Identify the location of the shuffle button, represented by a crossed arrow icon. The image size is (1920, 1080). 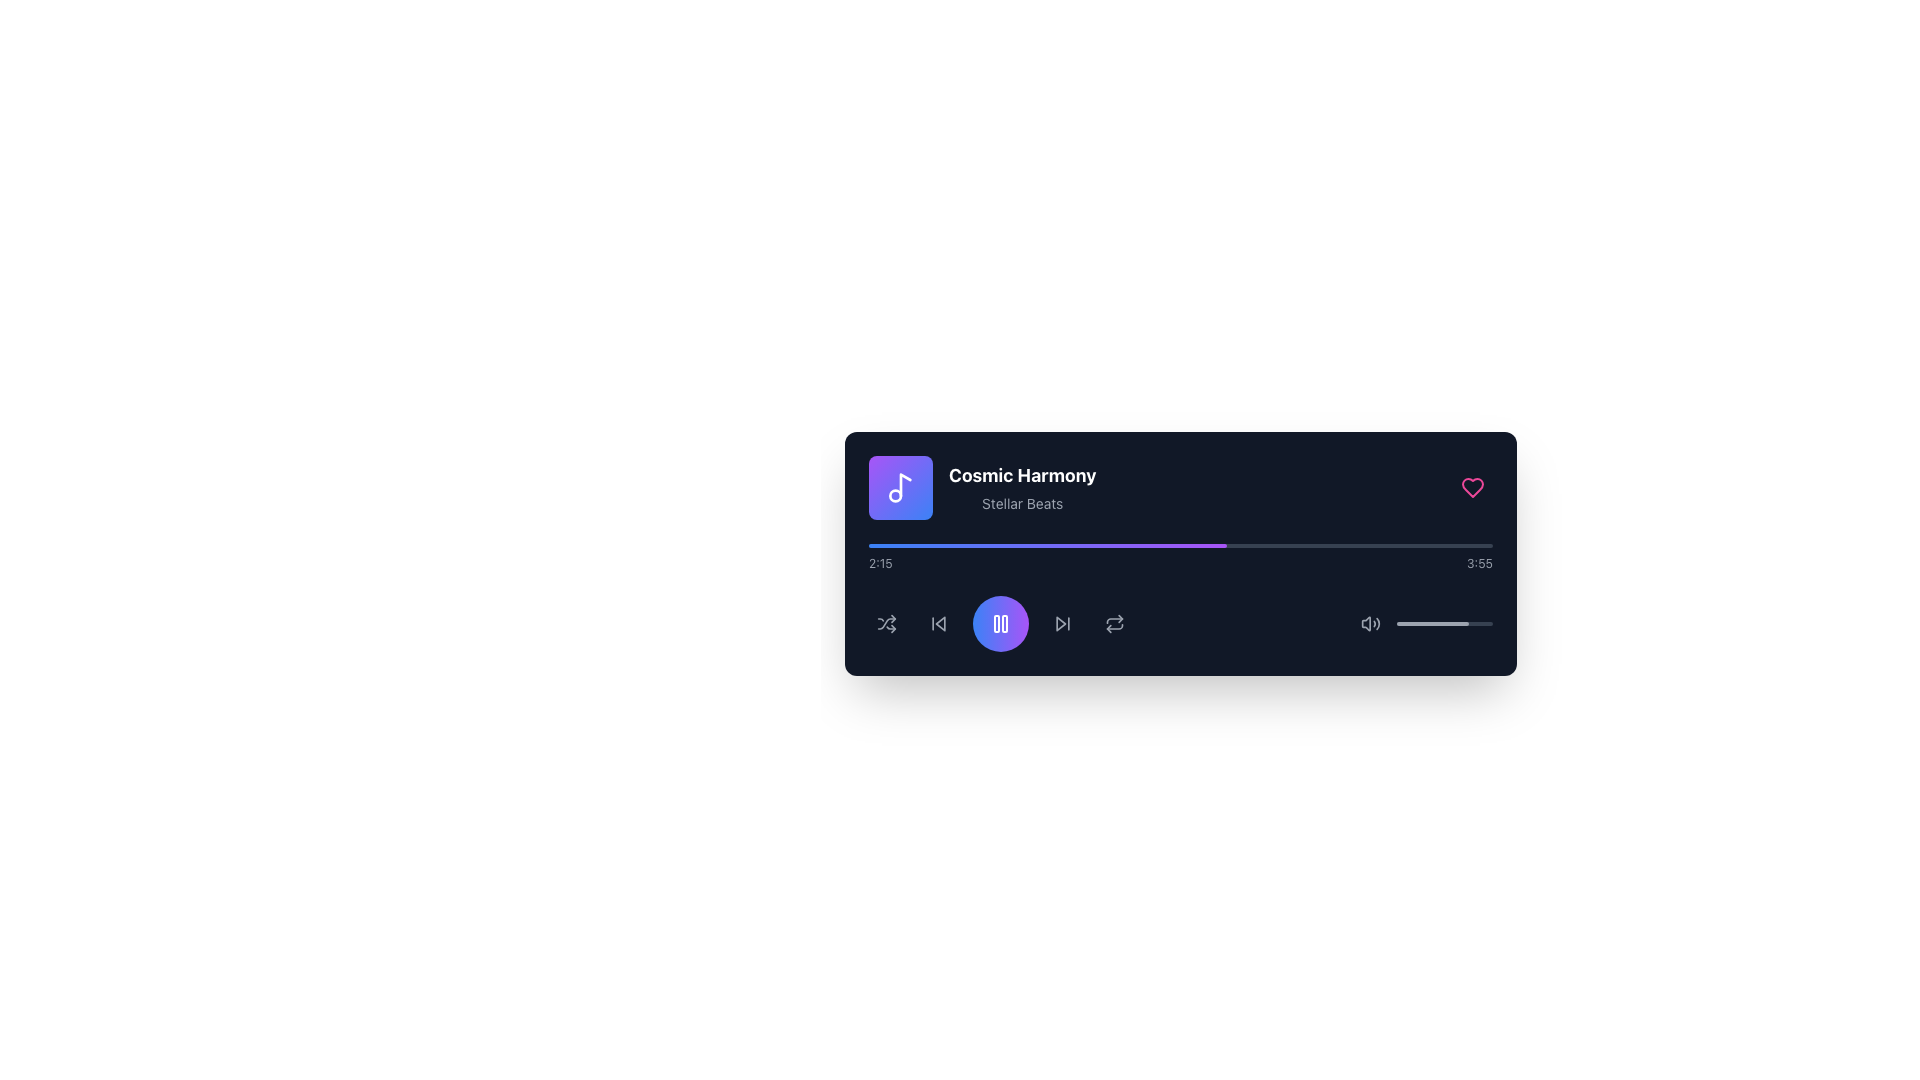
(886, 623).